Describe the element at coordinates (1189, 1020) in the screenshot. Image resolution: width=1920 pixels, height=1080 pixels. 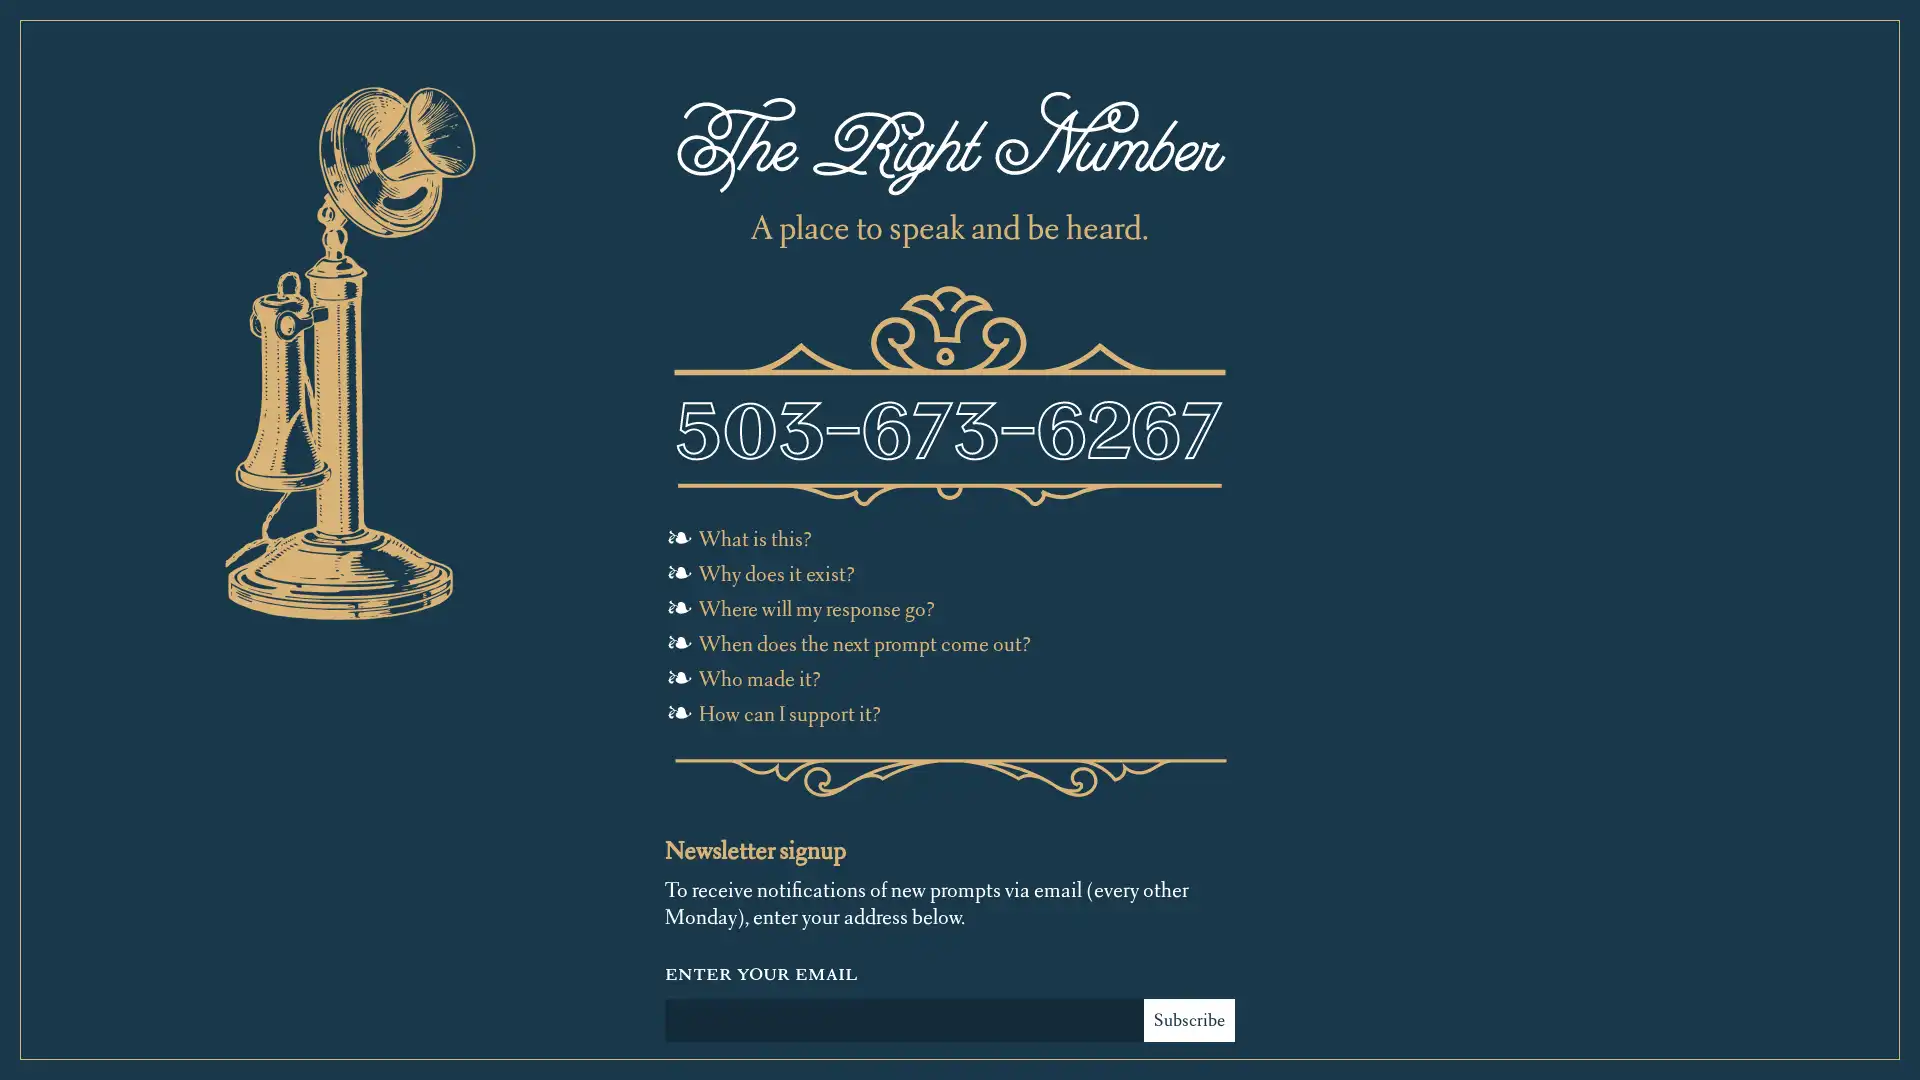
I see `Subscribe` at that location.